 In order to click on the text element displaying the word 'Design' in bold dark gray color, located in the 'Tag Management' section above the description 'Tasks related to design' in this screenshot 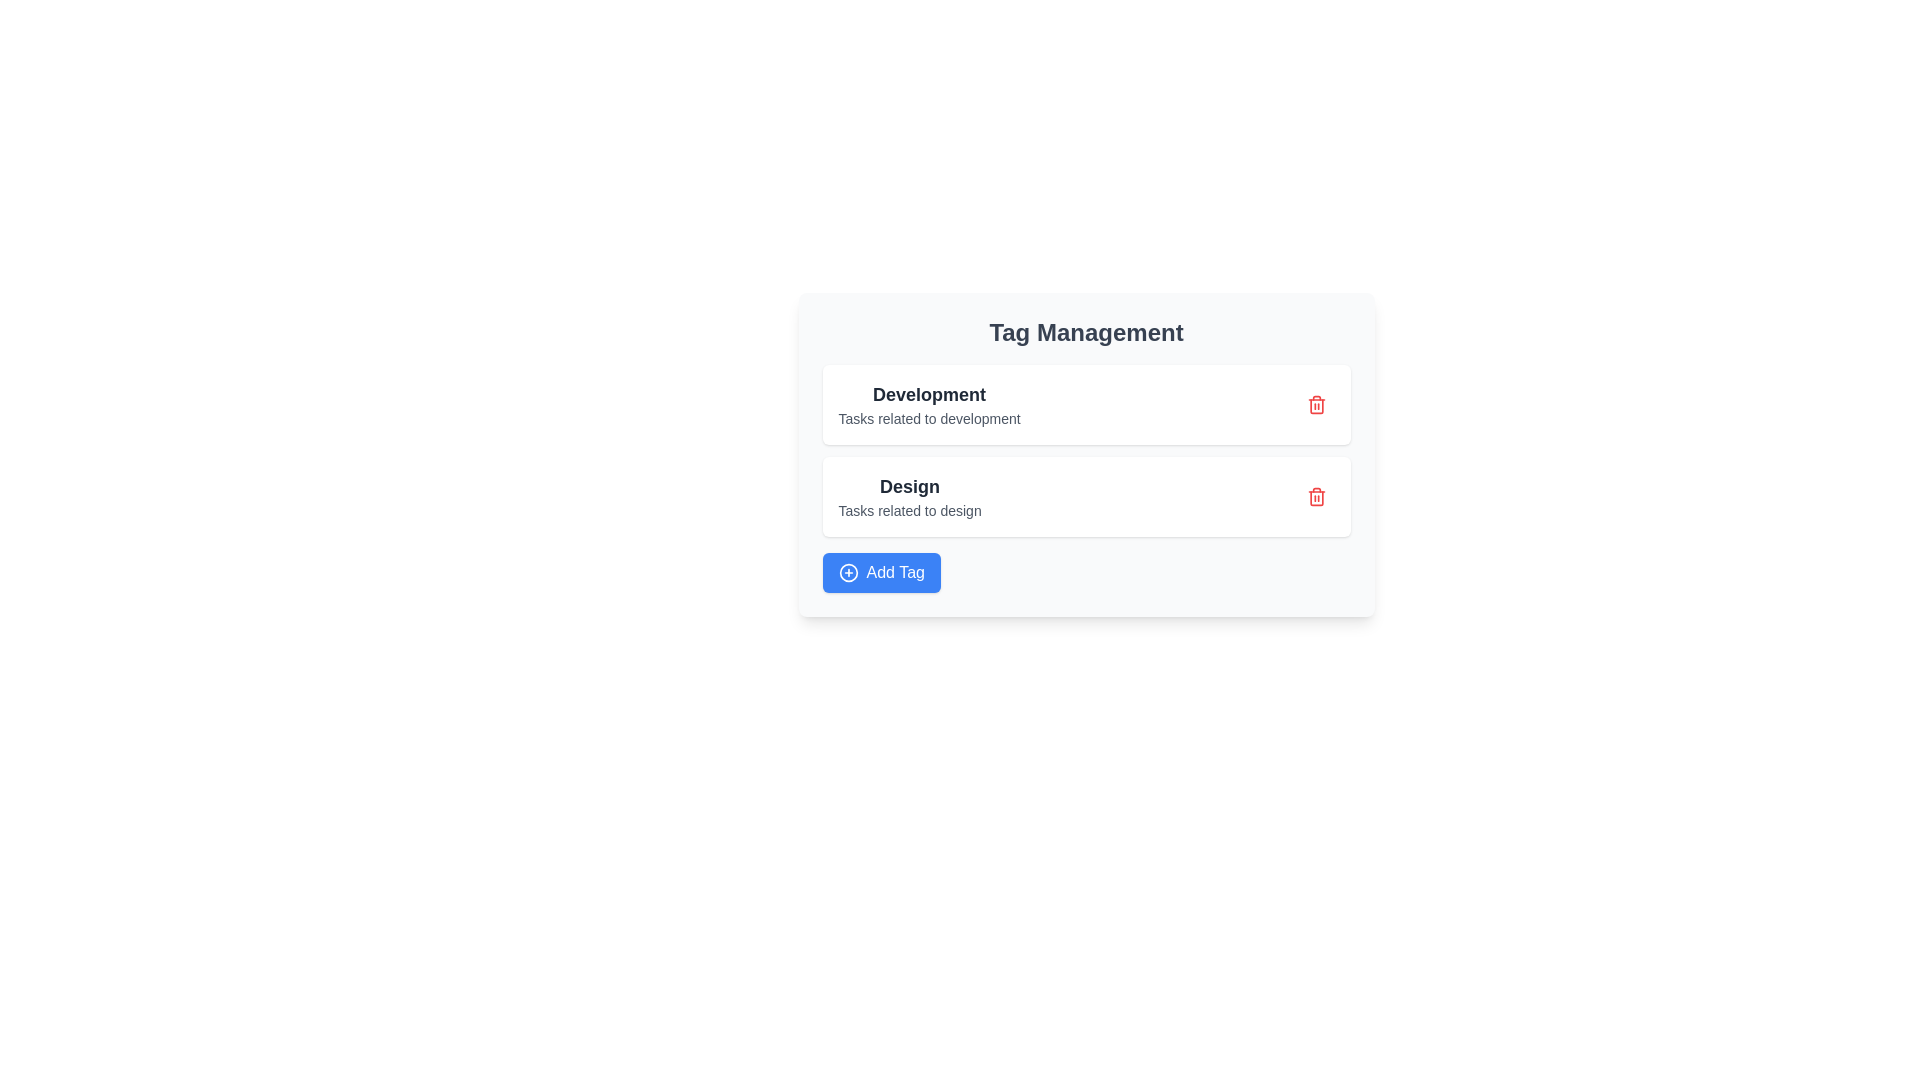, I will do `click(909, 486)`.